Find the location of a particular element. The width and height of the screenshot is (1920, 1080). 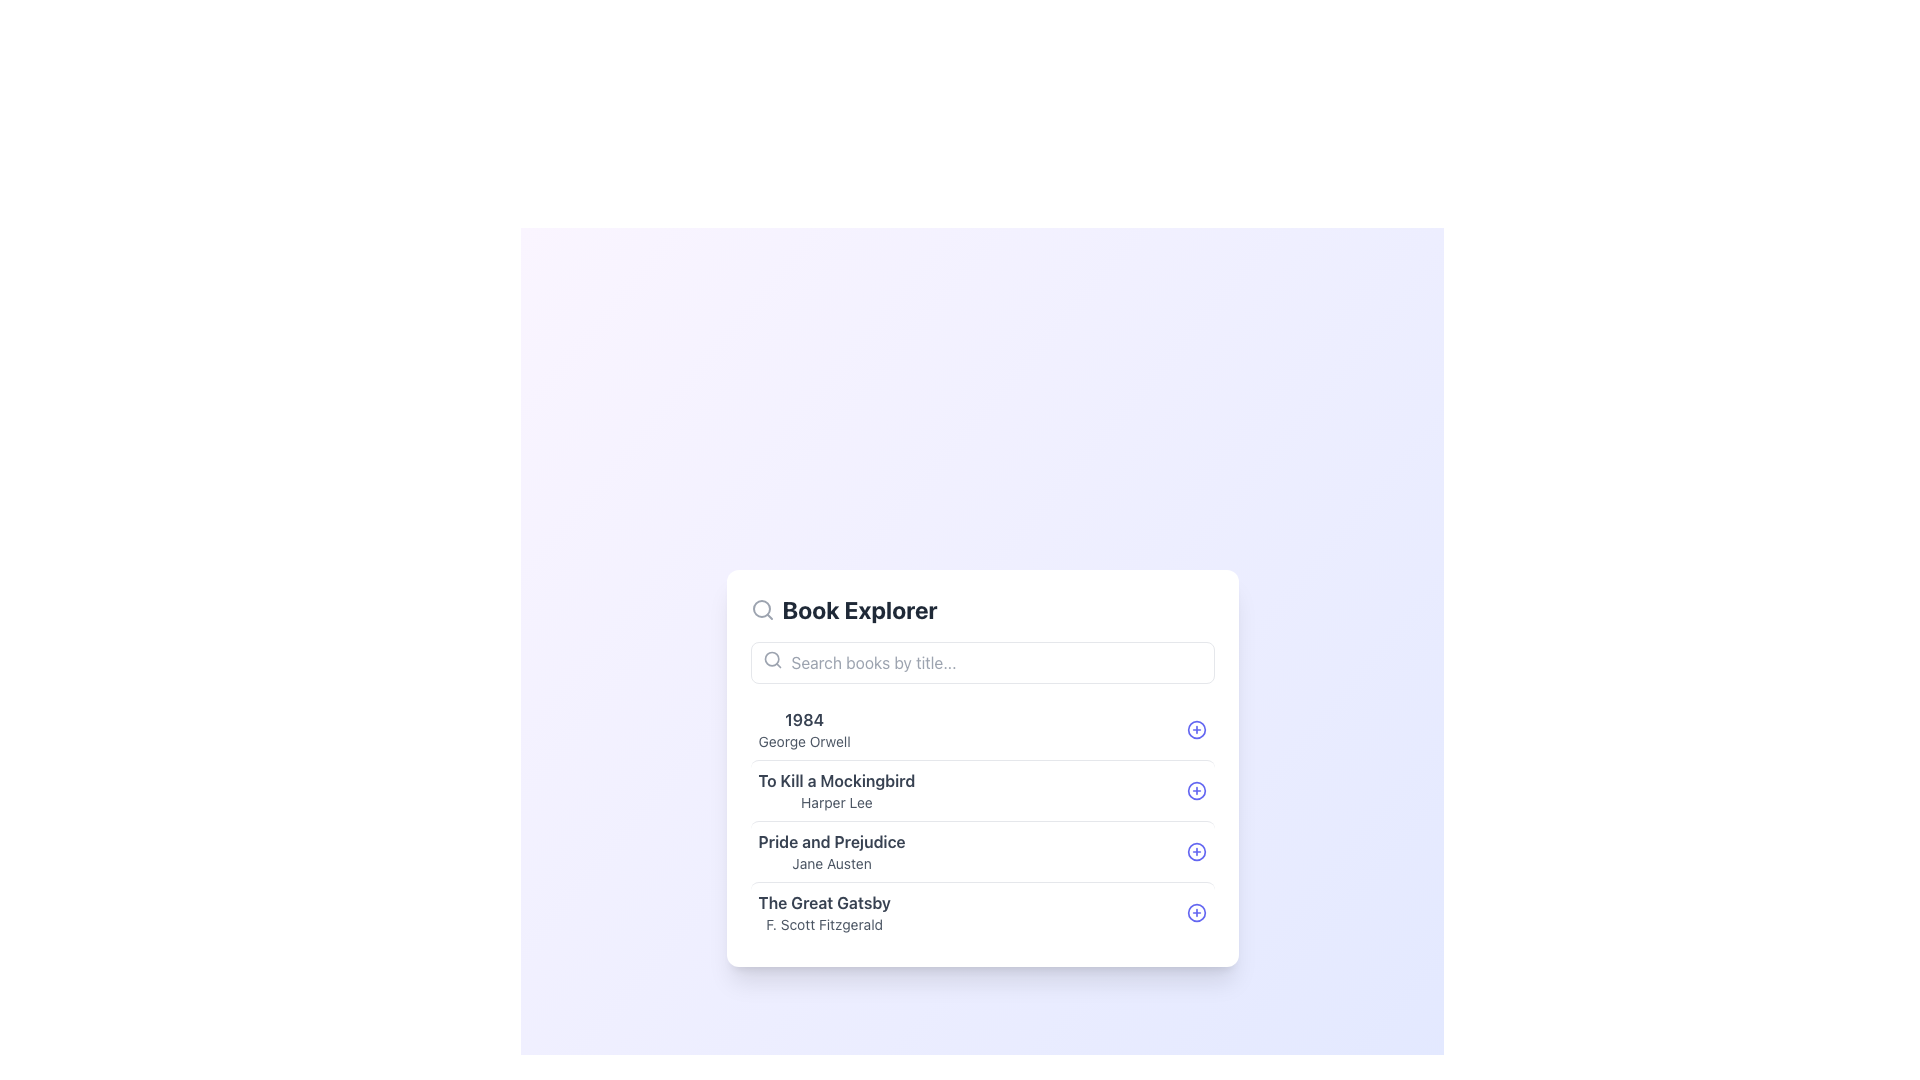

the title of the fourth book item in the list, which displays the book title and author, to interact with it is located at coordinates (982, 911).